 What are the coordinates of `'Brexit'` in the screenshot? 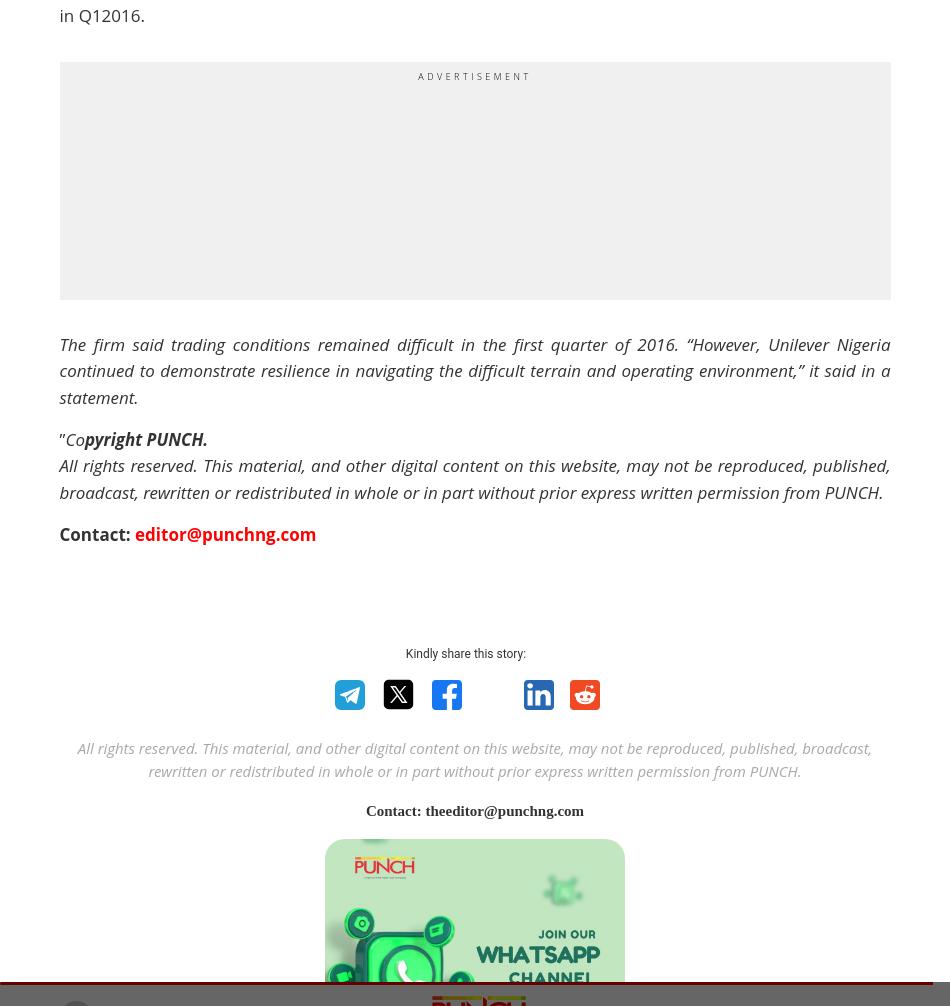 It's located at (372, 479).